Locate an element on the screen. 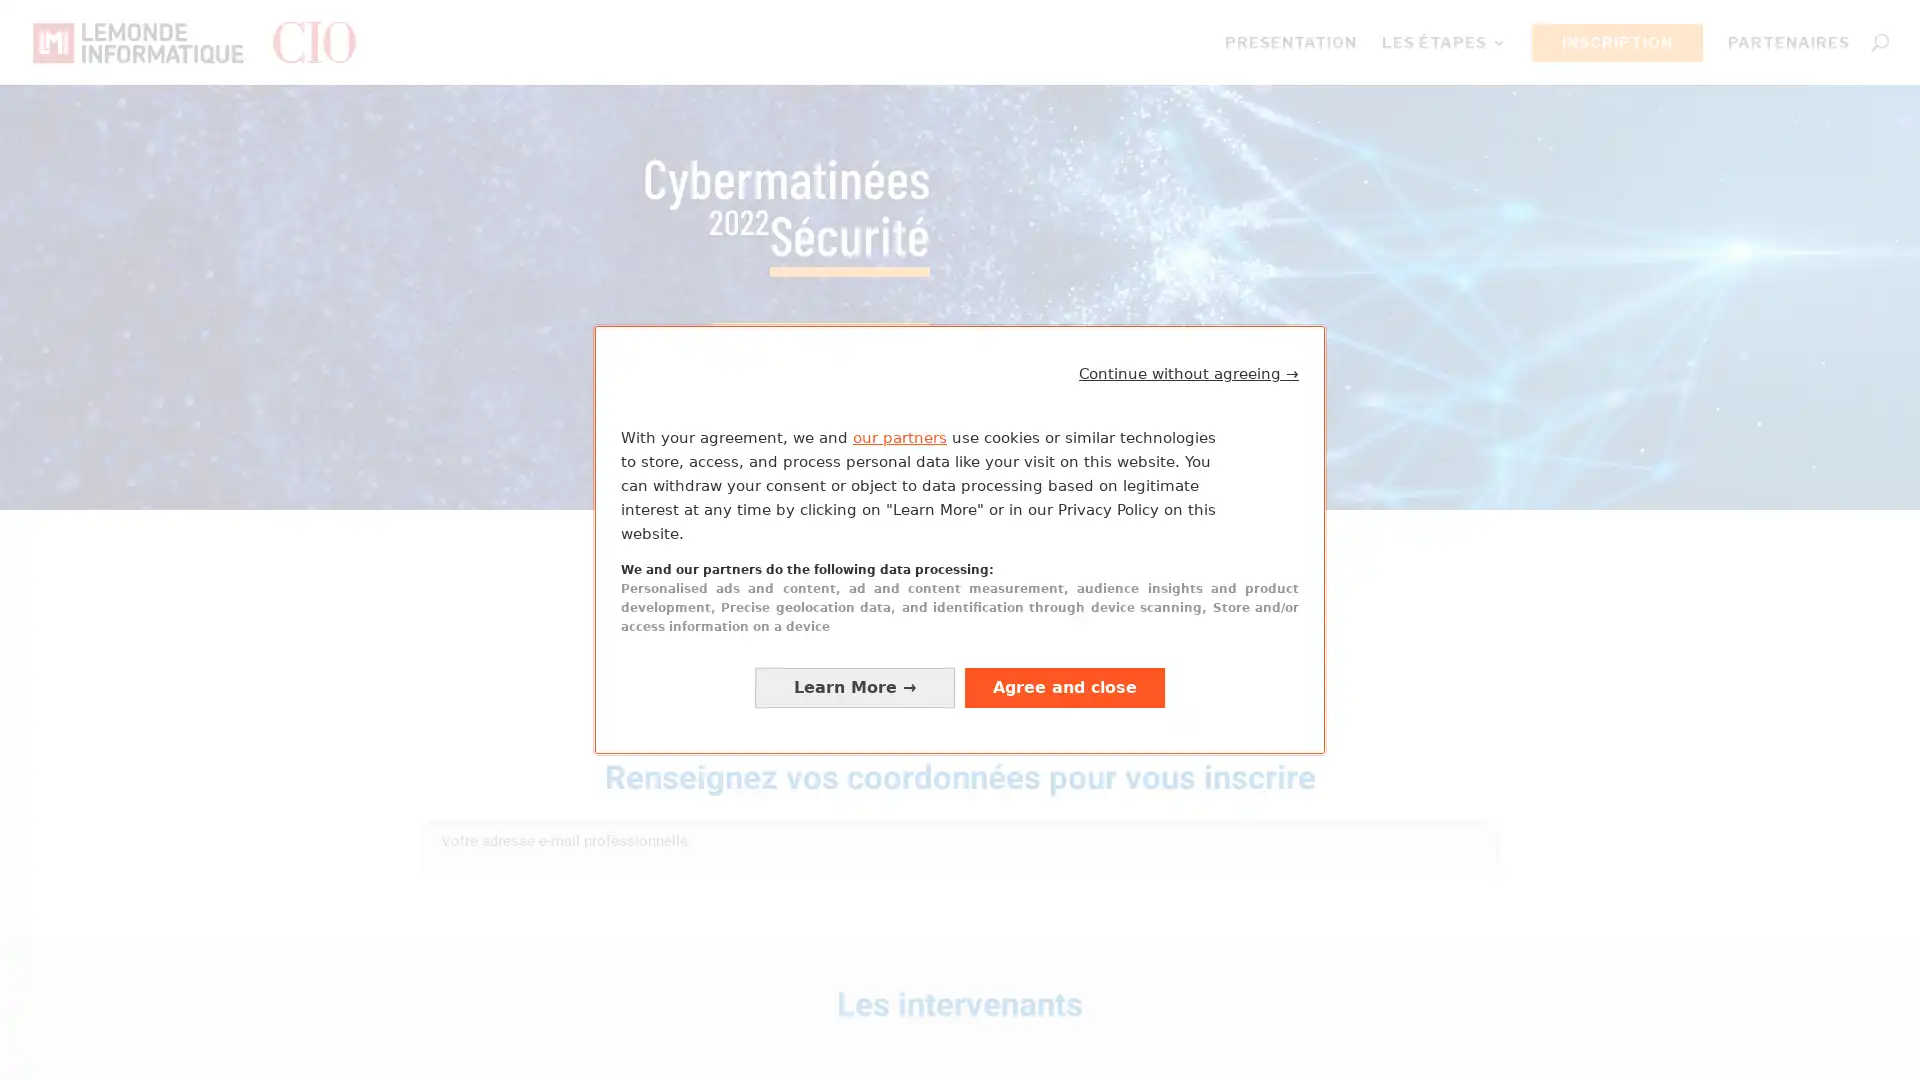 Image resolution: width=1920 pixels, height=1080 pixels. Agree to our data processing and close is located at coordinates (1064, 686).